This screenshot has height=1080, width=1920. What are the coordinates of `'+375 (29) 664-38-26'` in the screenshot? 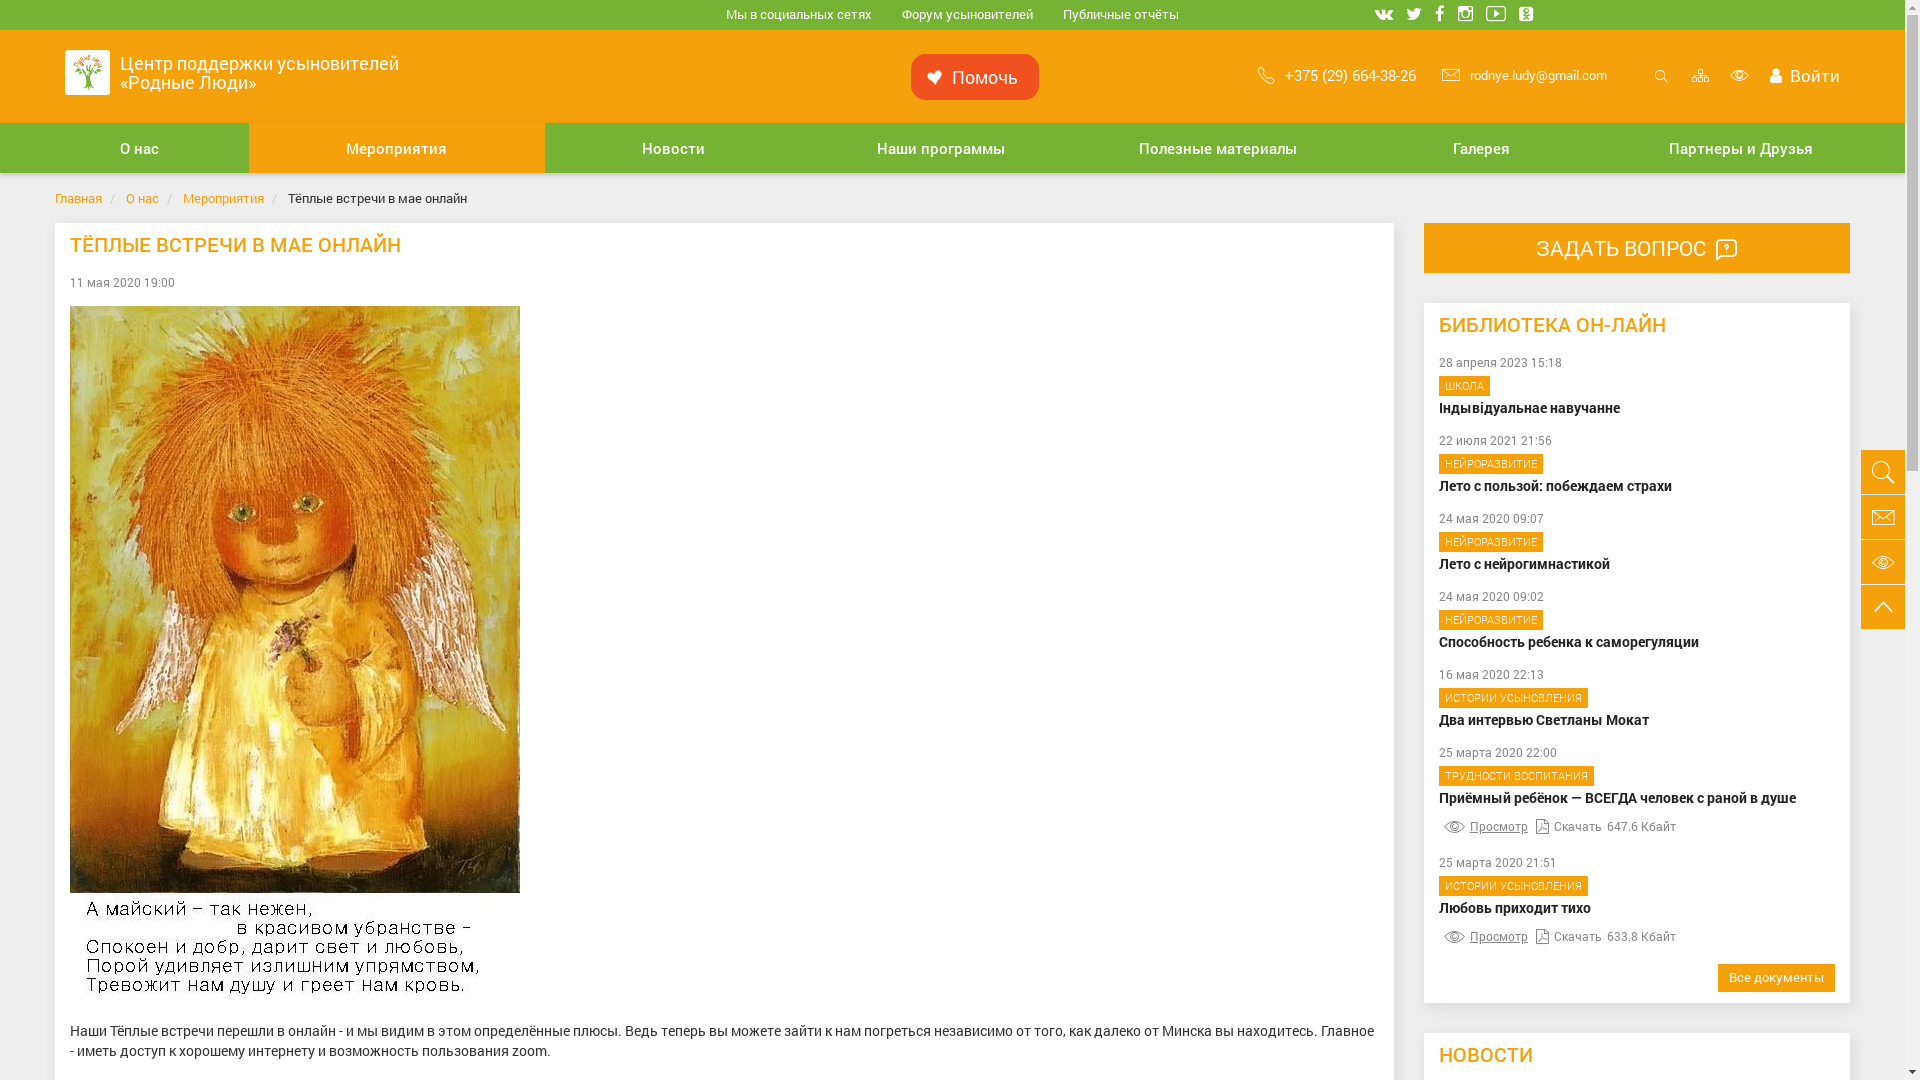 It's located at (1337, 73).